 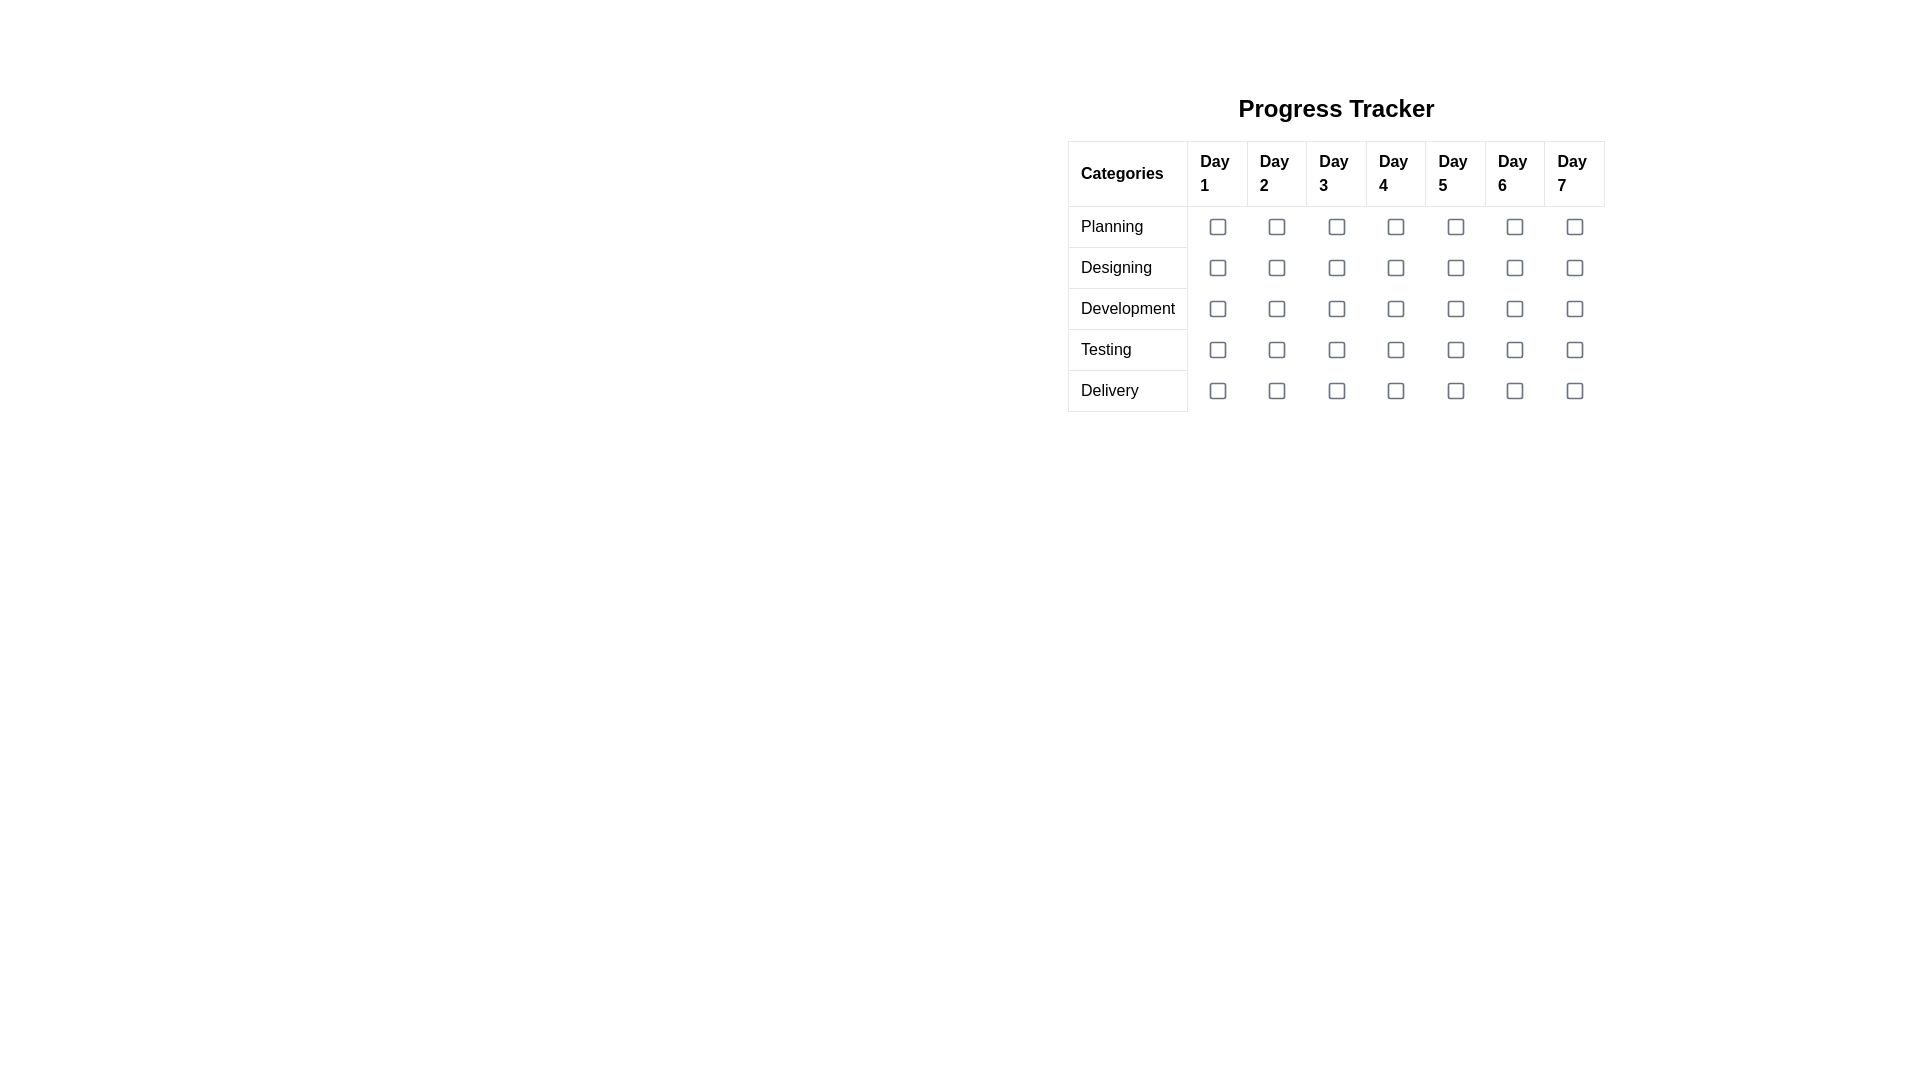 I want to click on the row corresponding to the category Testing, so click(x=1336, y=349).